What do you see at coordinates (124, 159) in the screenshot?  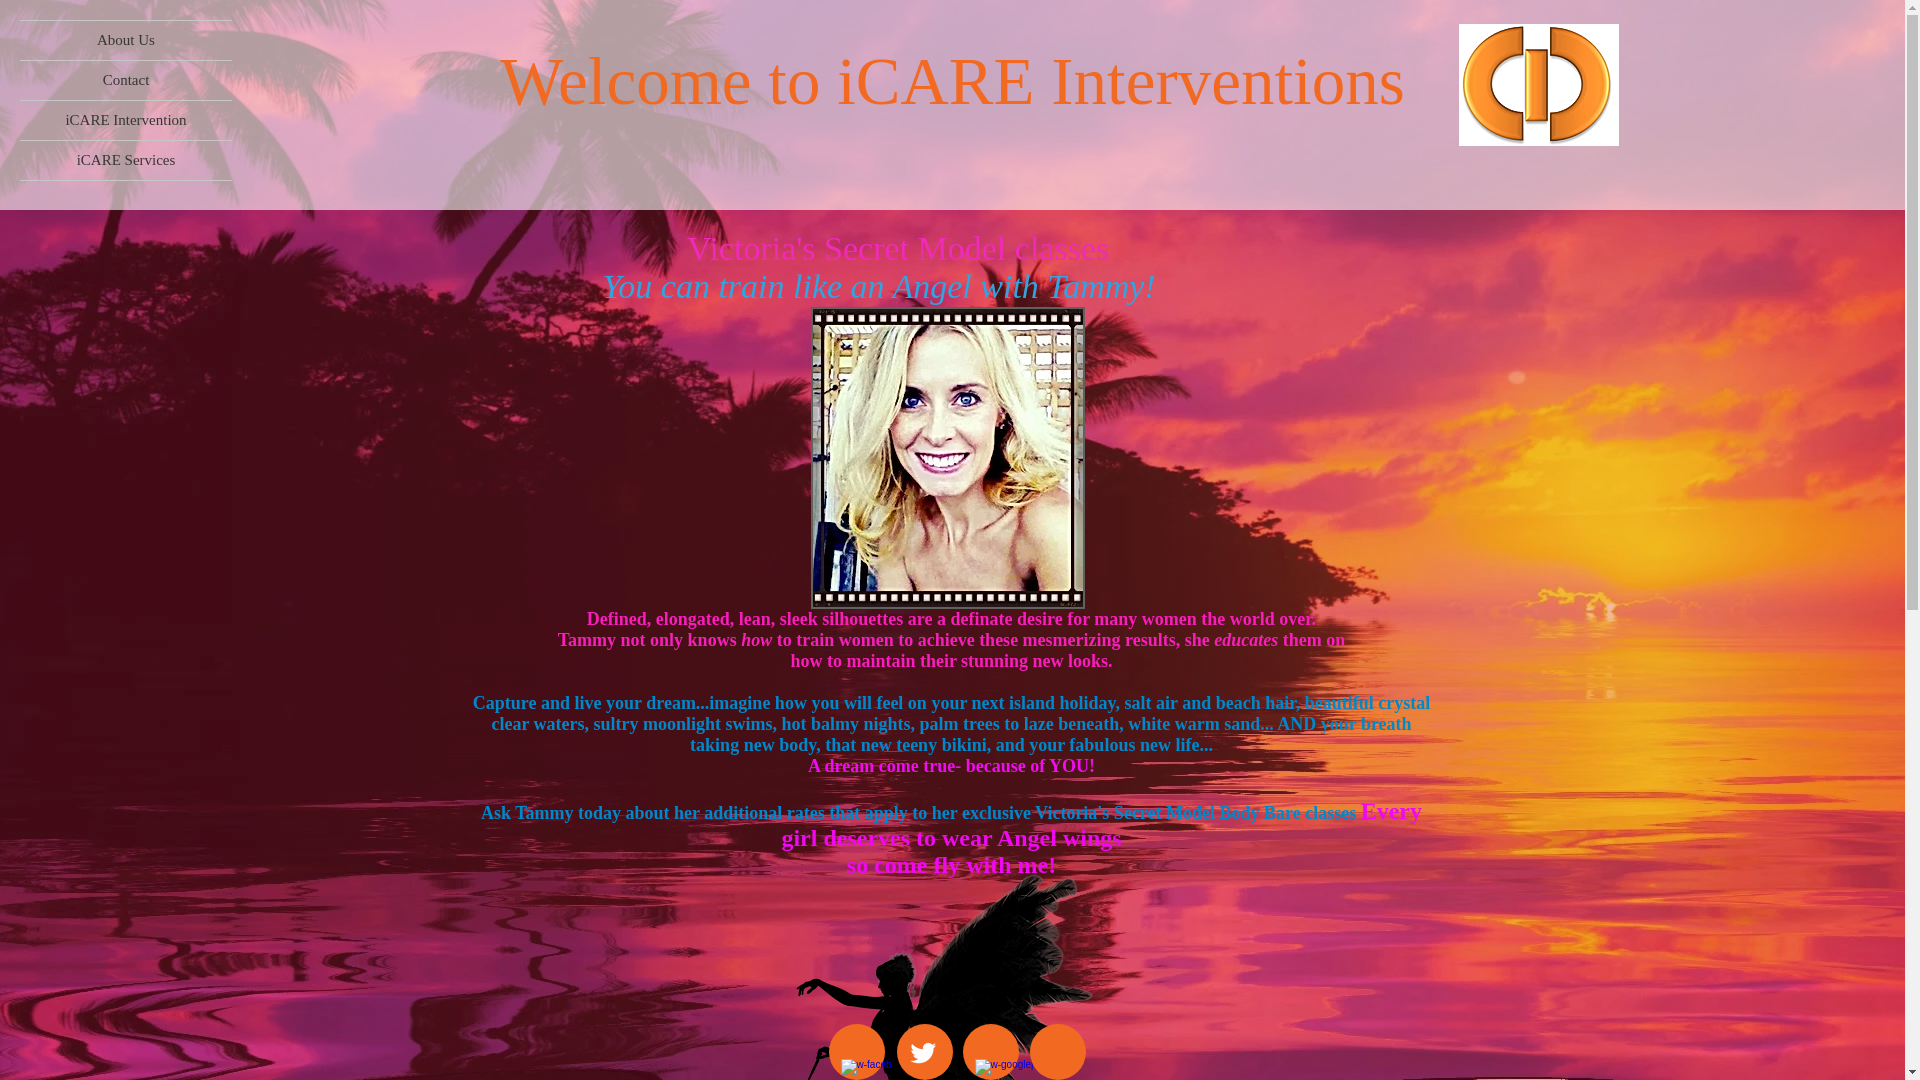 I see `'iCARE Services'` at bounding box center [124, 159].